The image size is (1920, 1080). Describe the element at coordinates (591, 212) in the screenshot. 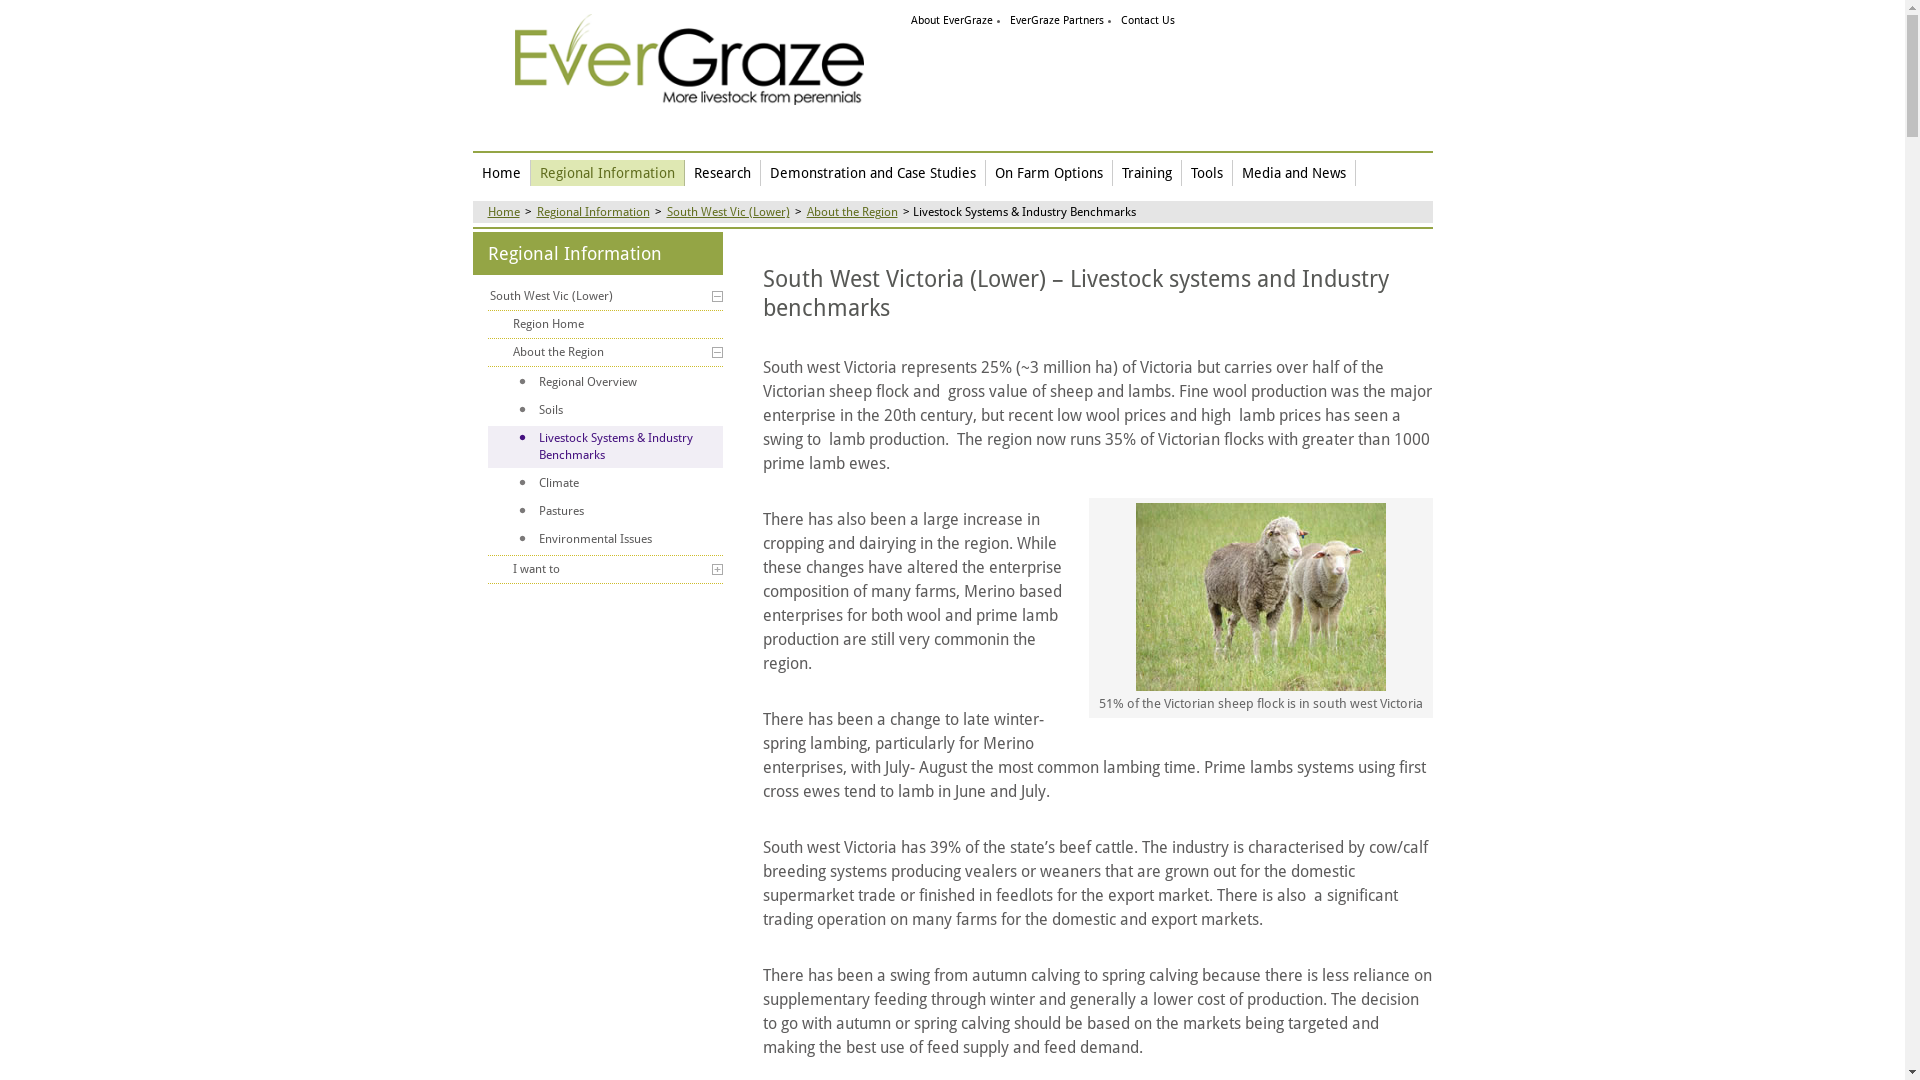

I see `'Regional Information'` at that location.